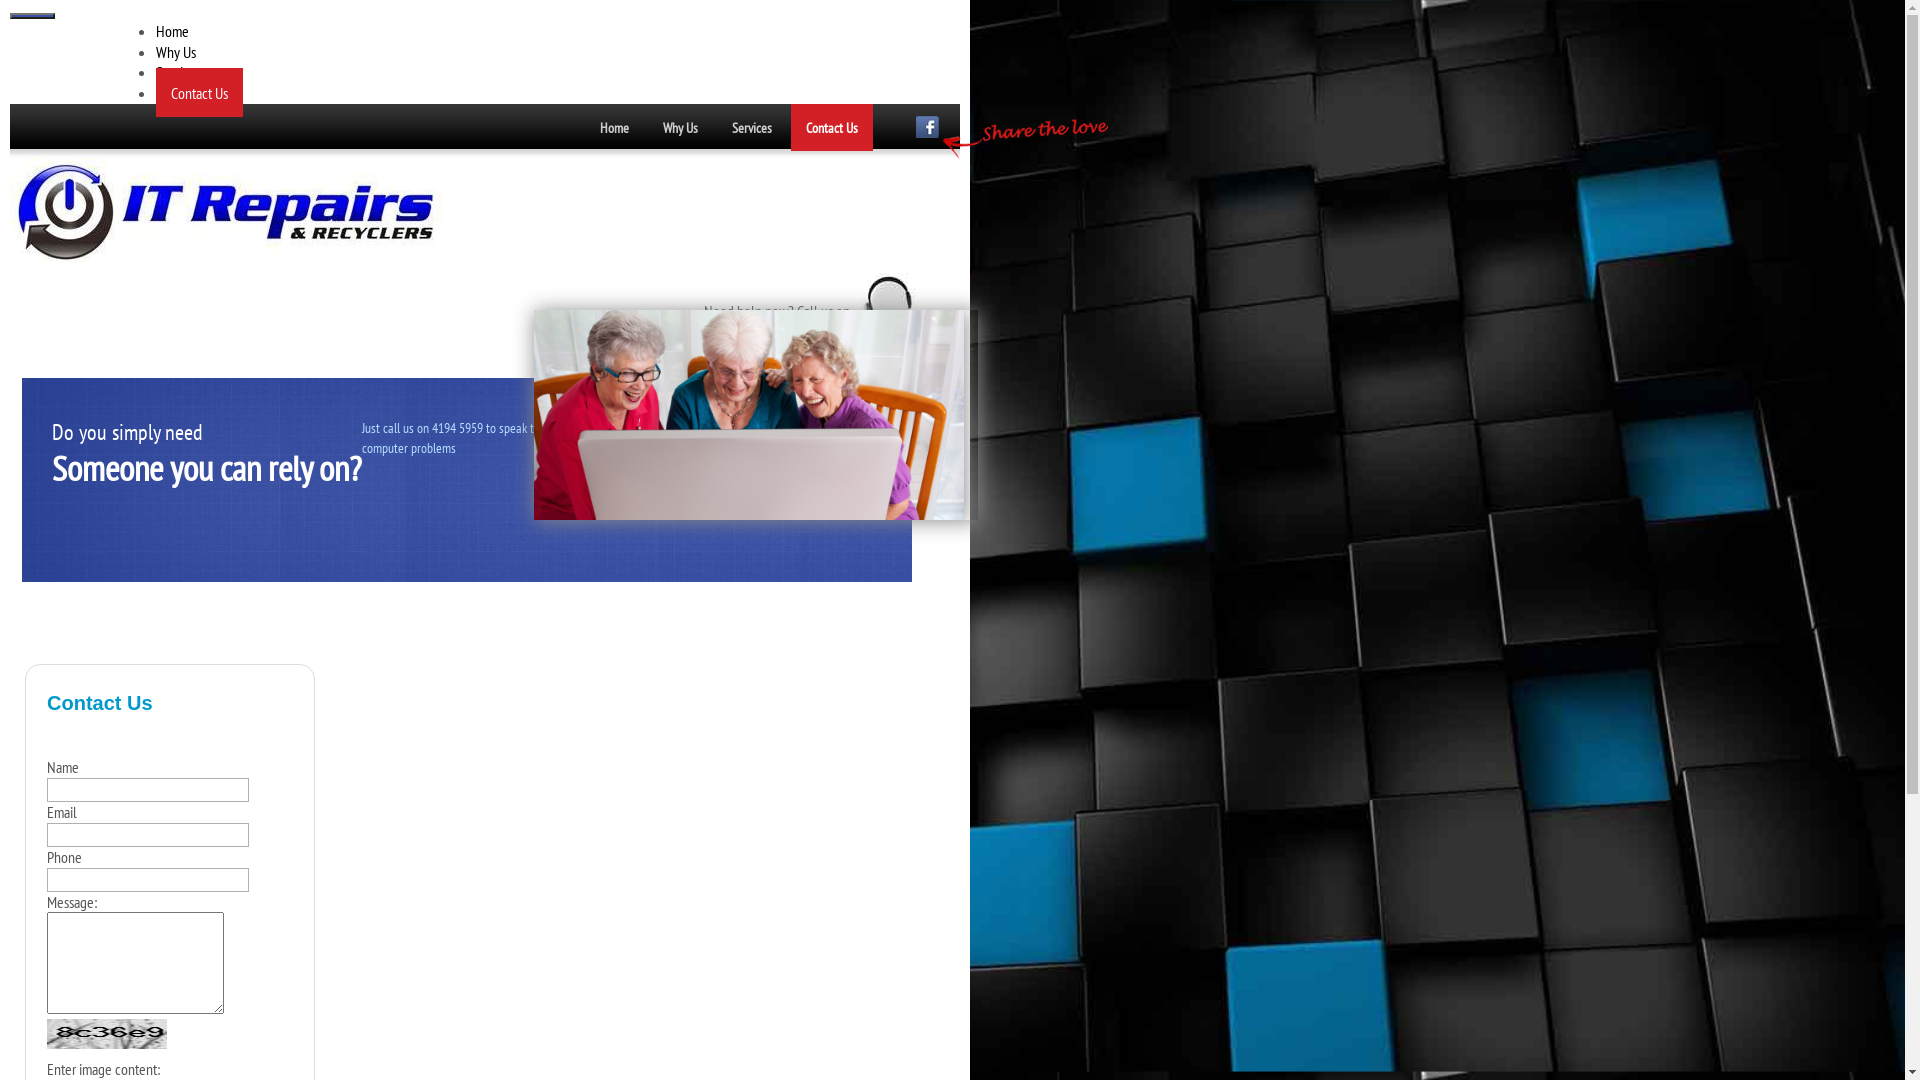 This screenshot has width=1920, height=1080. Describe the element at coordinates (155, 50) in the screenshot. I see `'Why Us'` at that location.